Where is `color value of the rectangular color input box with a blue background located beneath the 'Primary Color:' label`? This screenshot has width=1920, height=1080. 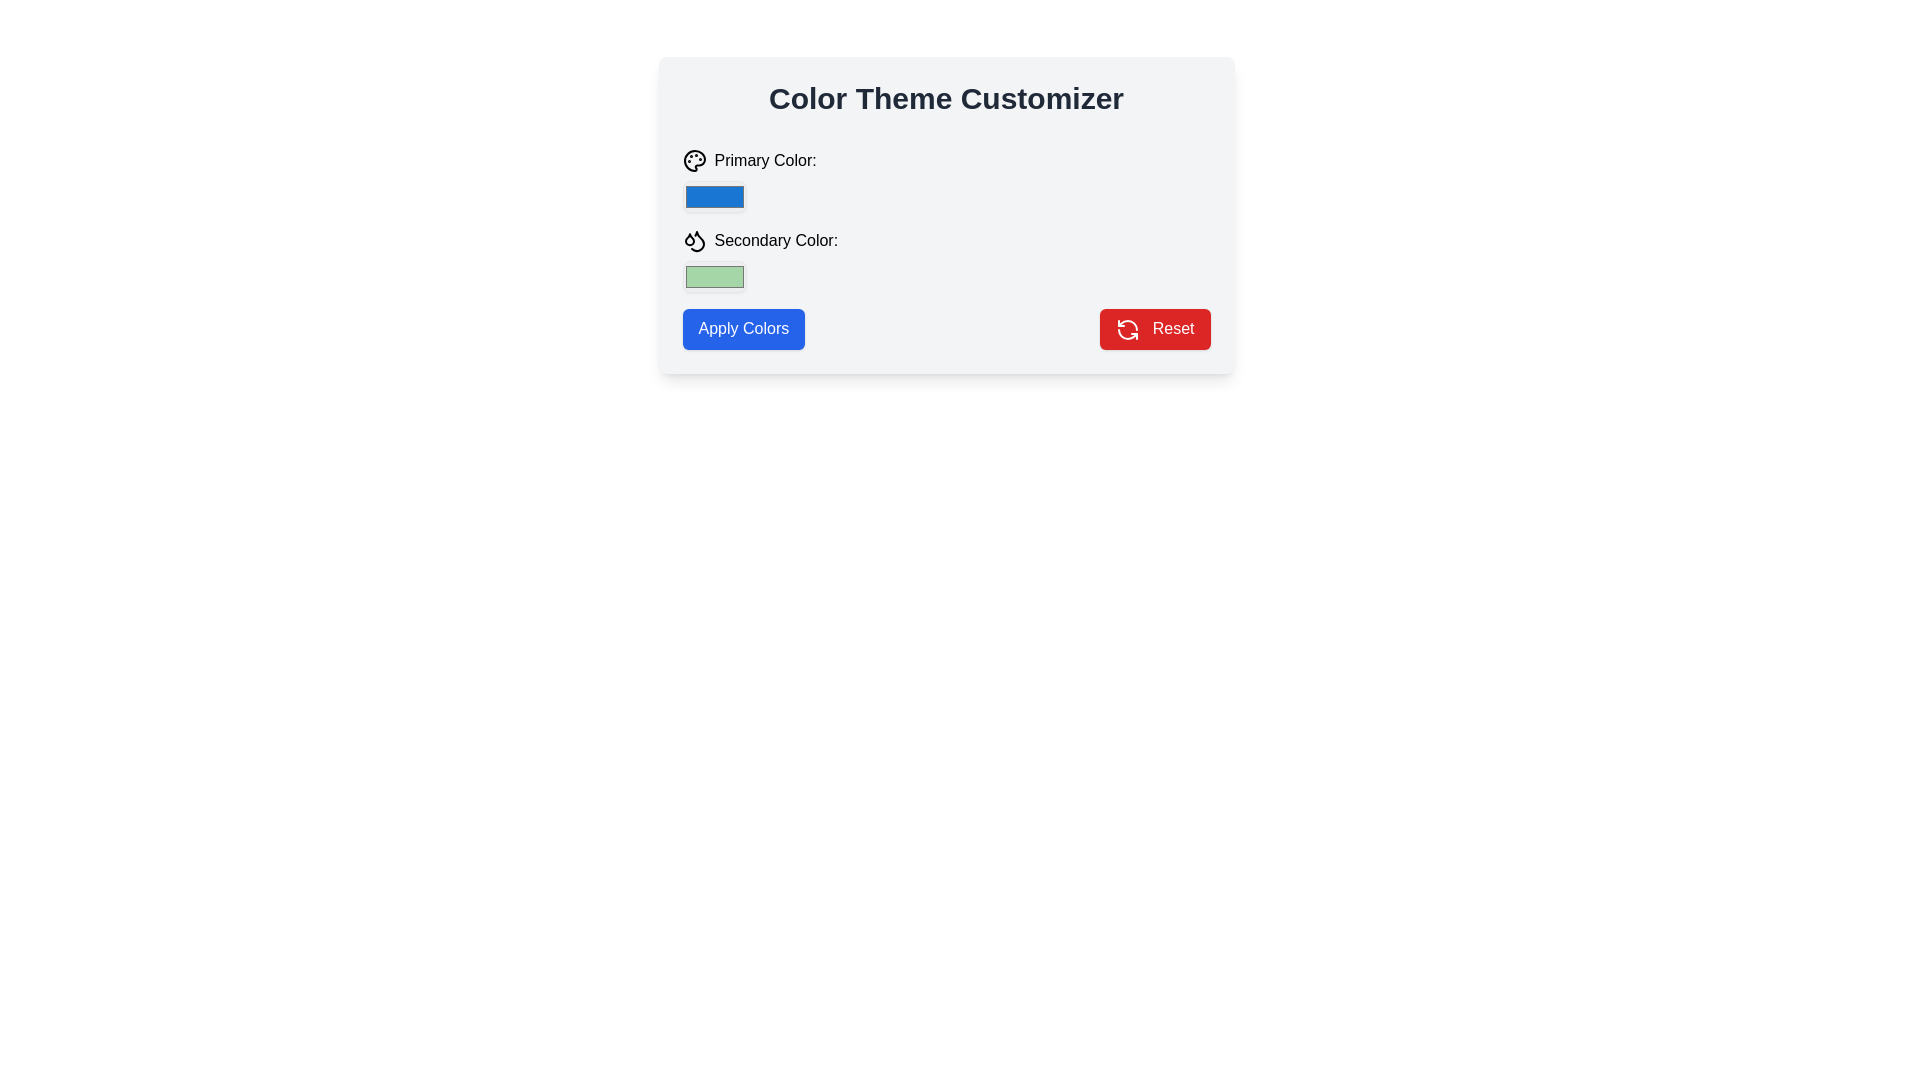
color value of the rectangular color input box with a blue background located beneath the 'Primary Color:' label is located at coordinates (714, 196).